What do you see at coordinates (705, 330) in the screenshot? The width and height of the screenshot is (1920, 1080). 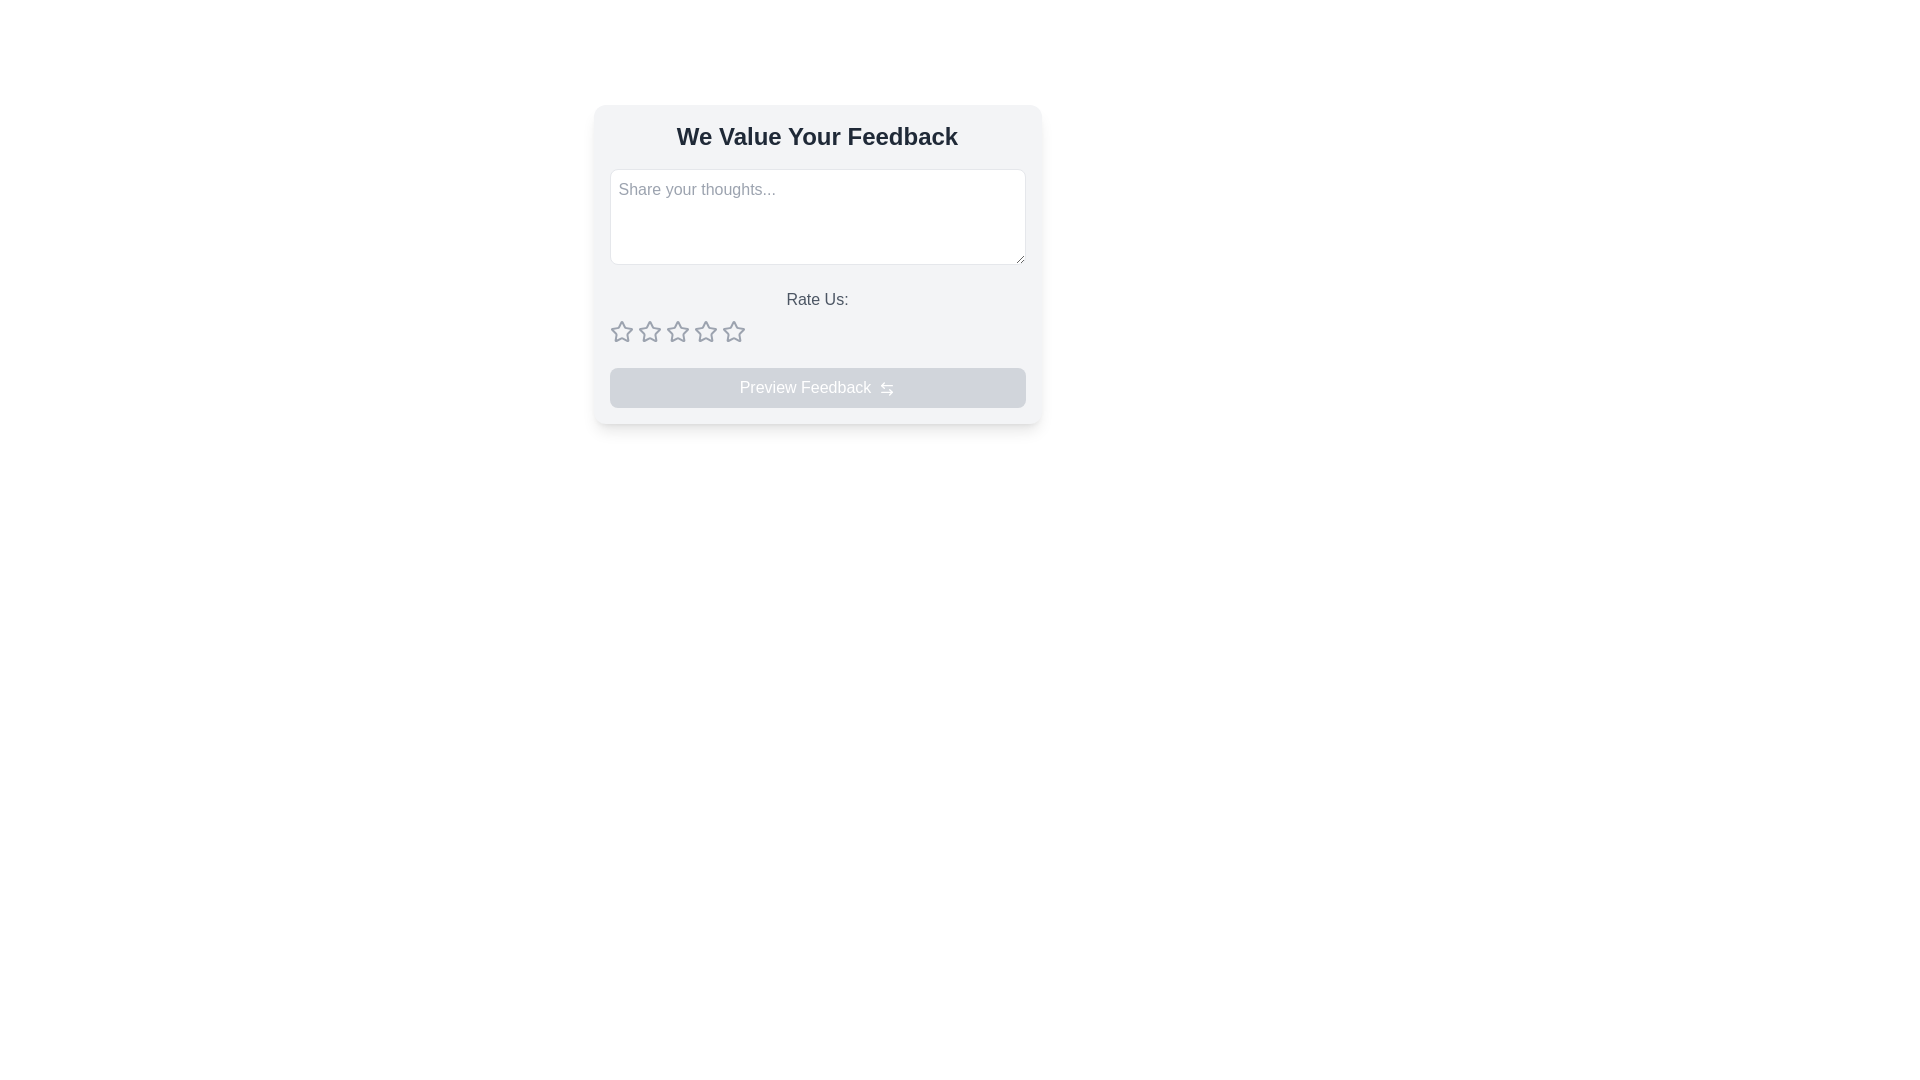 I see `the interactive star icon for ratings, which represents a middle rating (3 out of 5), located centrally in the 'Rate Us:' section beneath the input area of a feedback form` at bounding box center [705, 330].